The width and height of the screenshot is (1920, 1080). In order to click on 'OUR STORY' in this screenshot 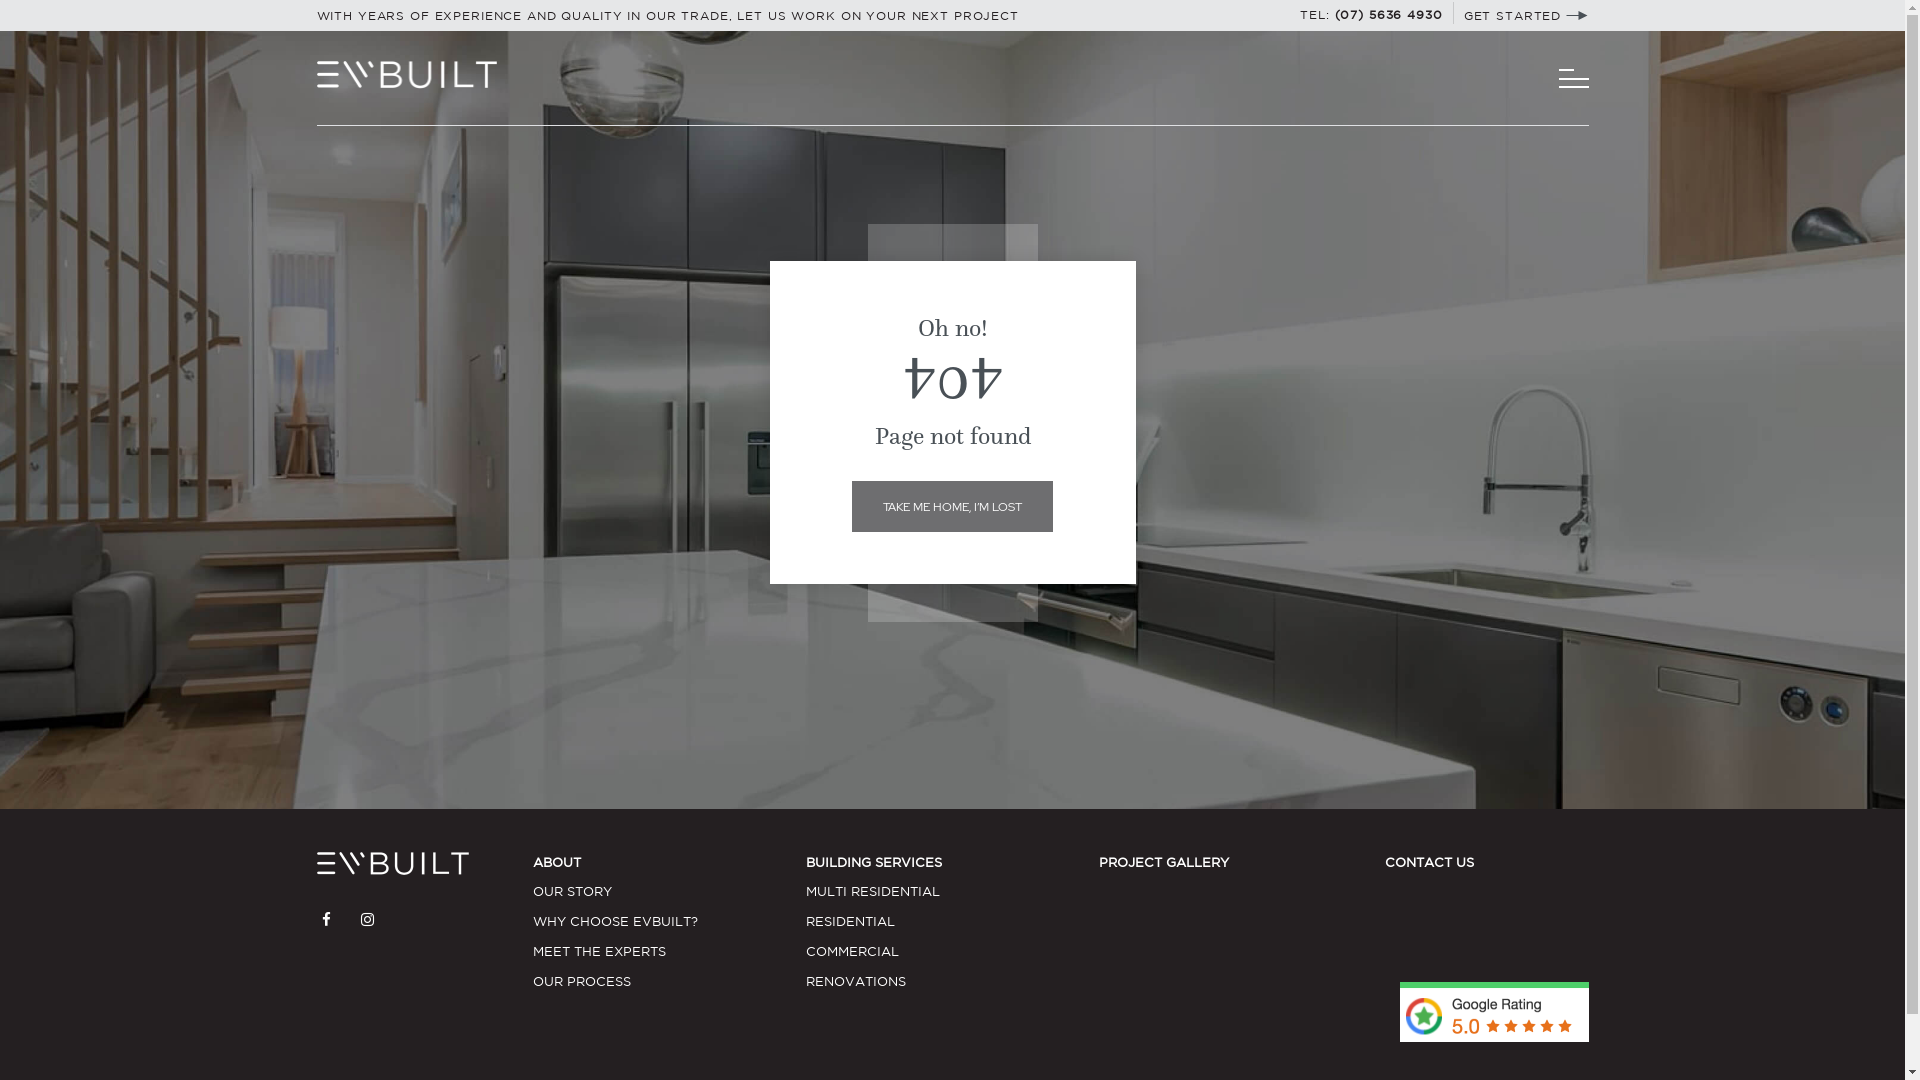, I will do `click(532, 890)`.